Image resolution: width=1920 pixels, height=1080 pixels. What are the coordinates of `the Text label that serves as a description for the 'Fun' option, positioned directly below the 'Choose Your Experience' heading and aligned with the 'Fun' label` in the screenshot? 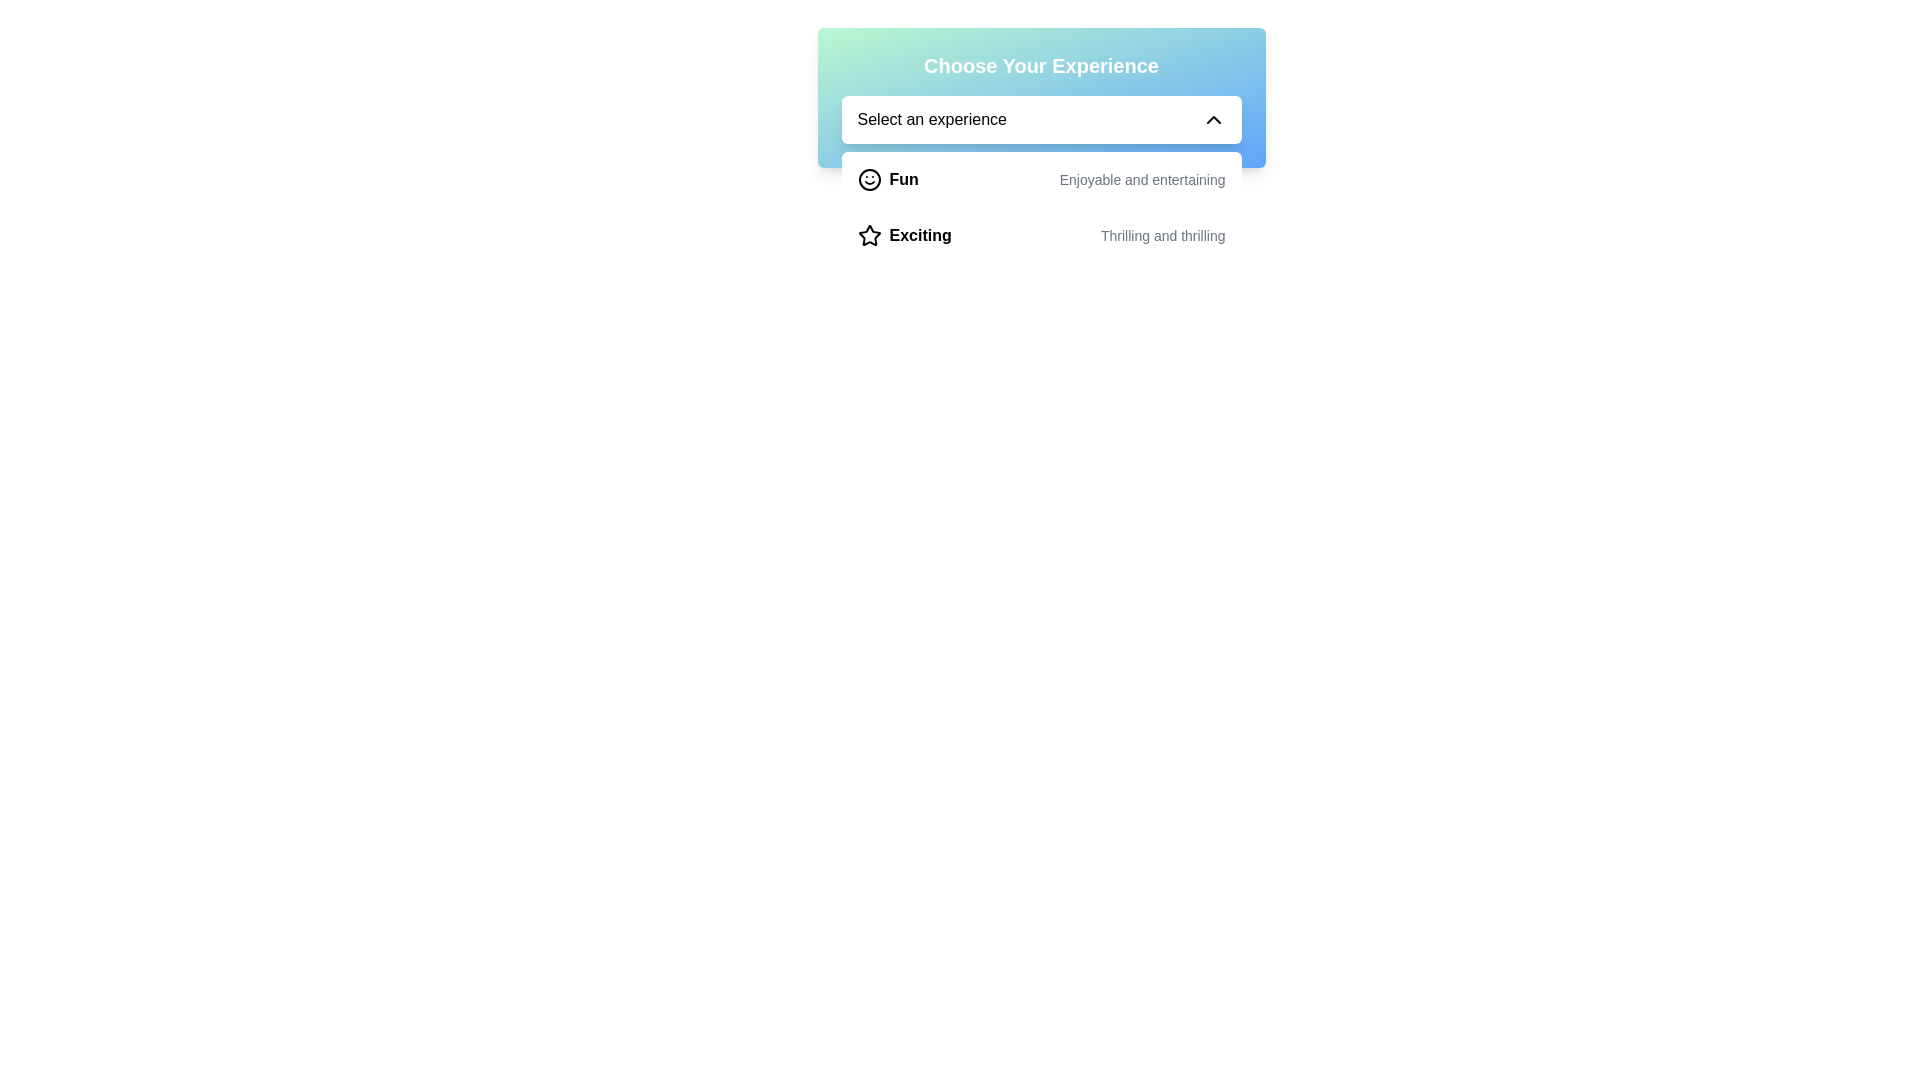 It's located at (1142, 180).